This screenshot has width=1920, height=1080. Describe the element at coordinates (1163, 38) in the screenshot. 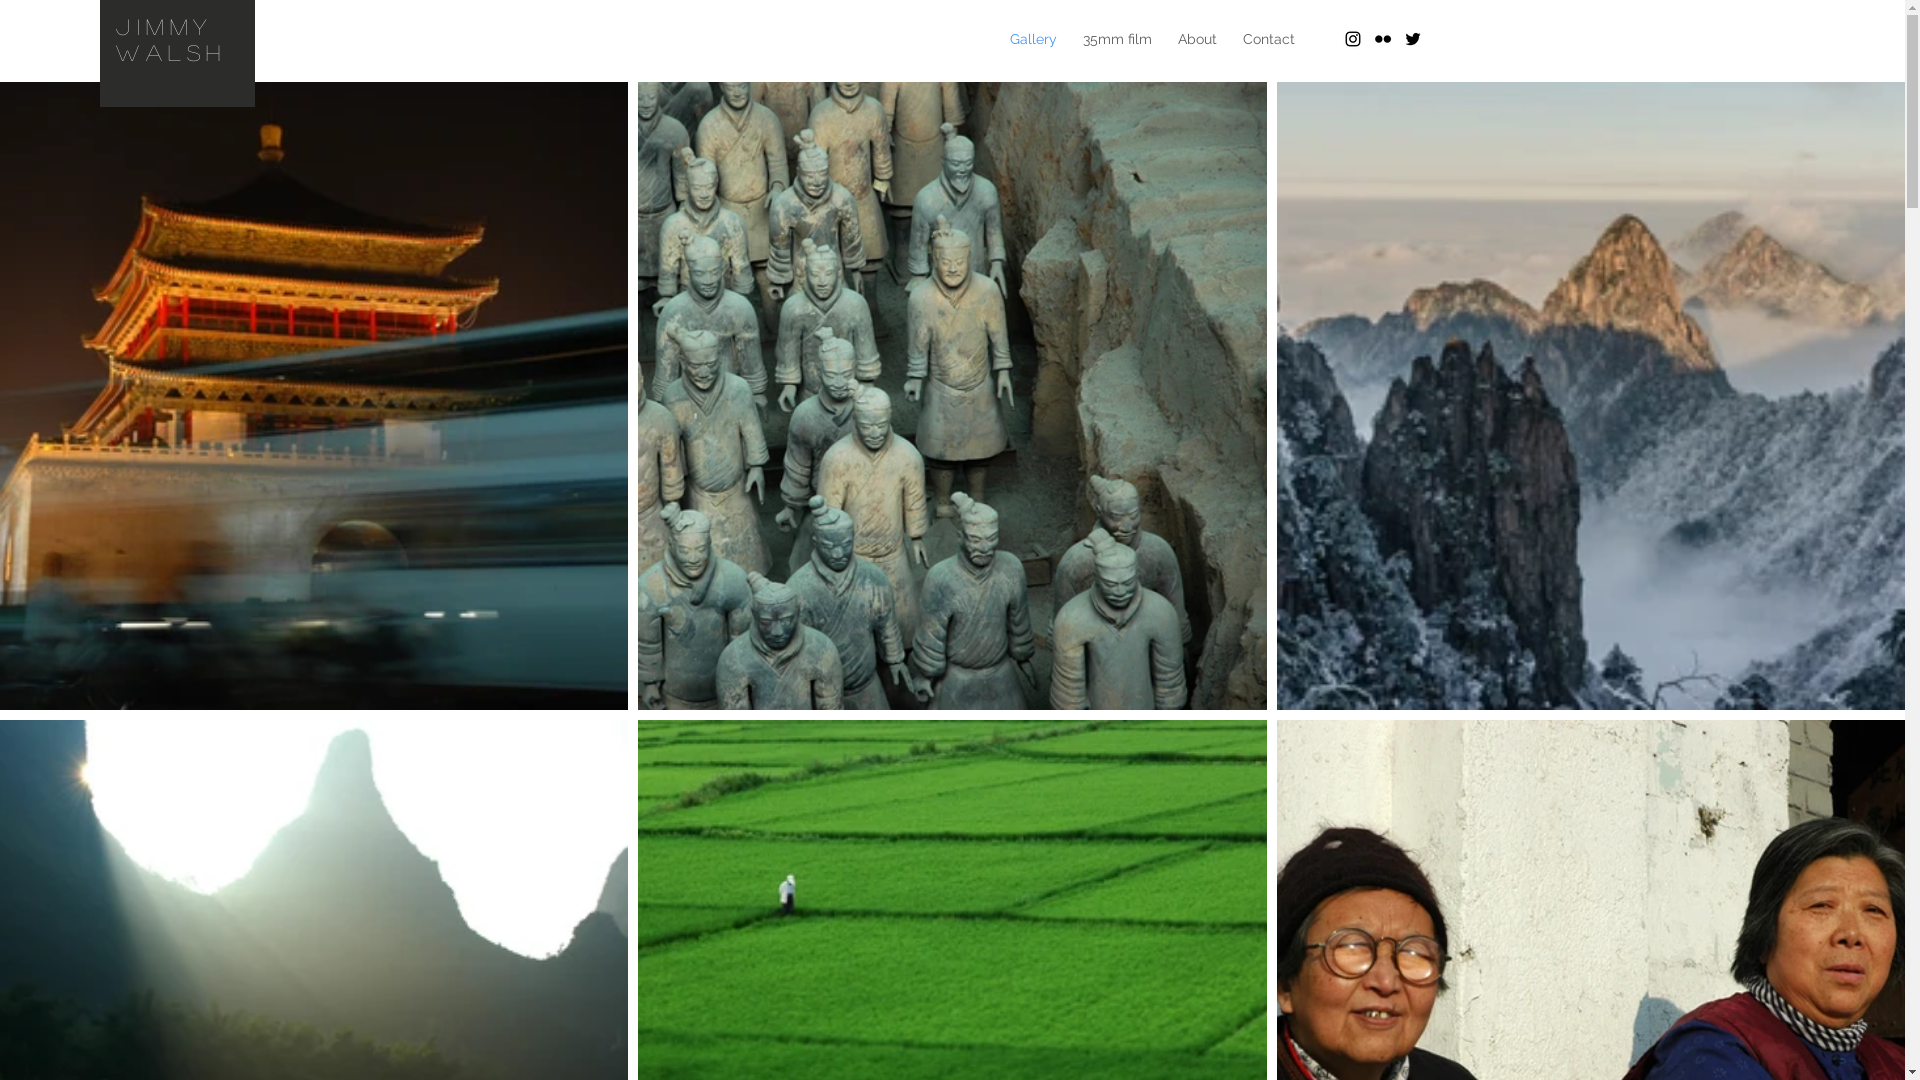

I see `'About'` at that location.